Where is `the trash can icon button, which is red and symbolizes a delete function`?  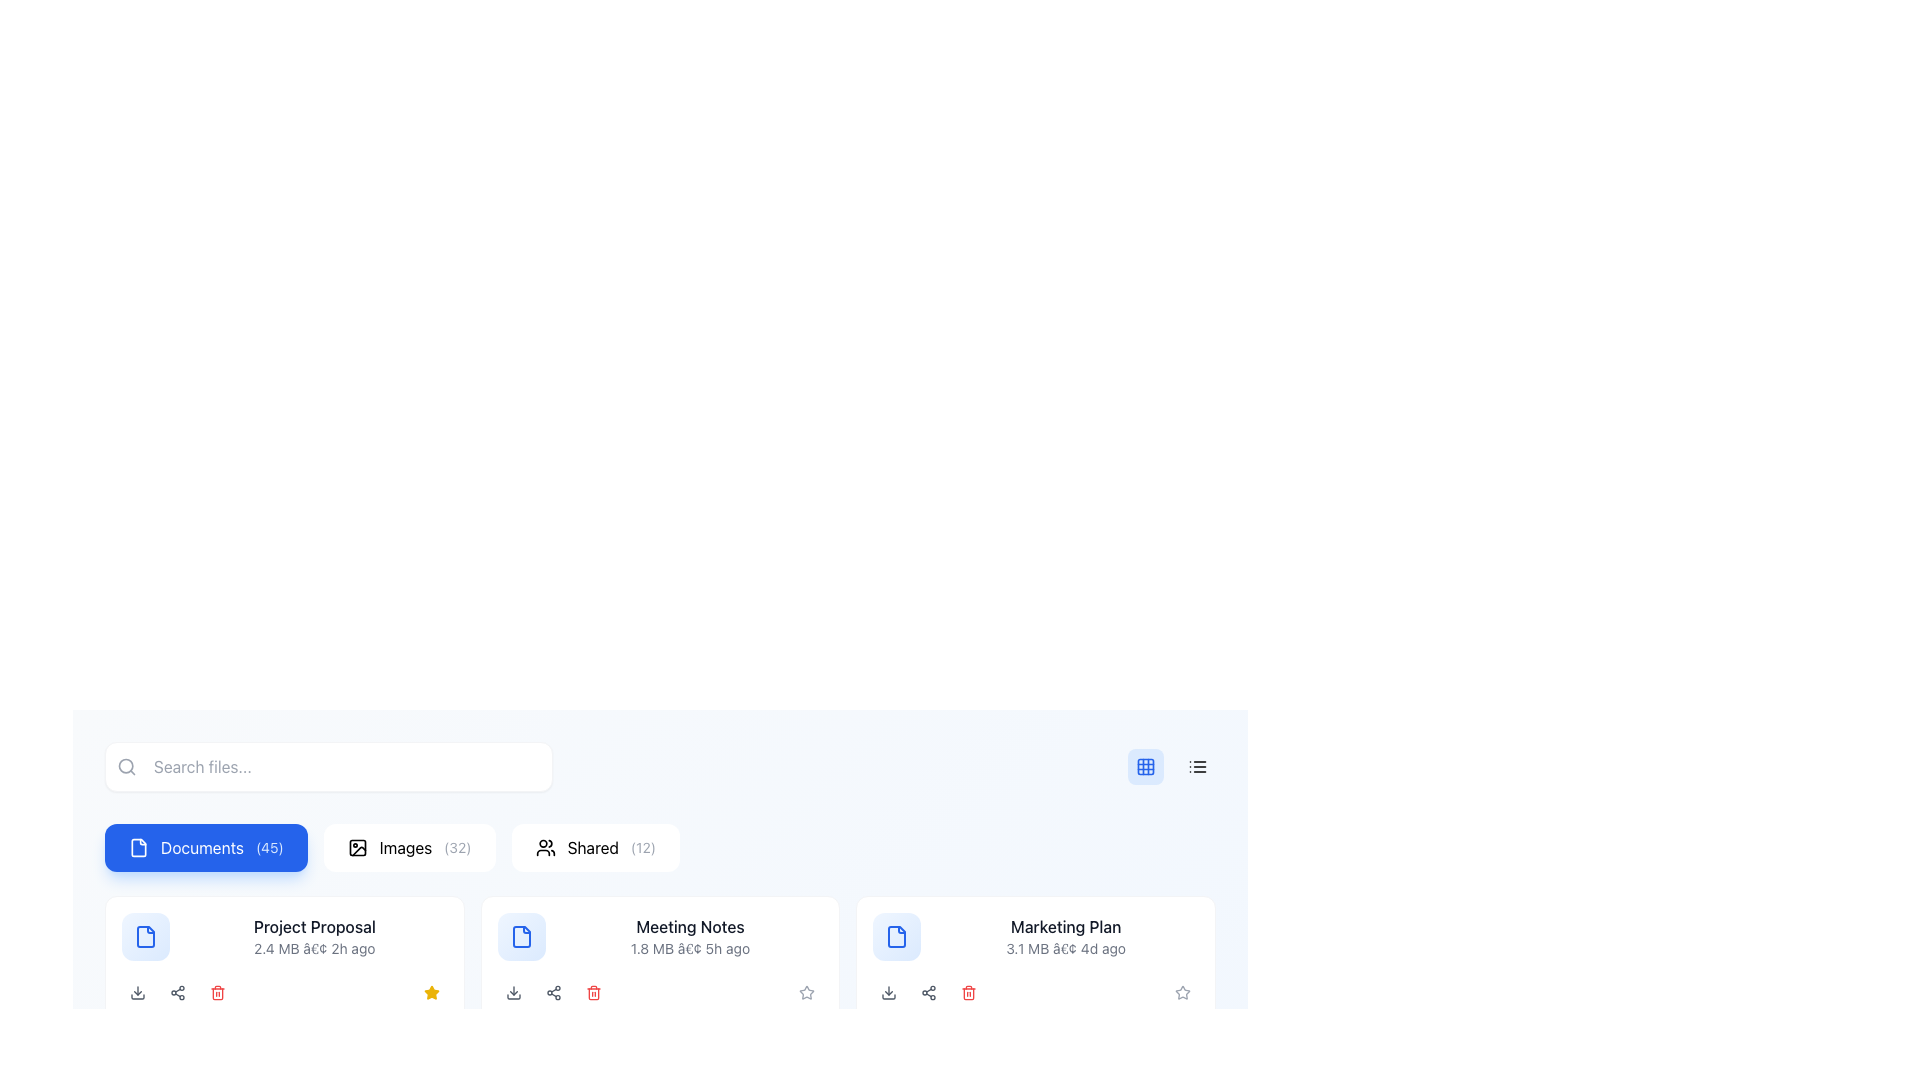 the trash can icon button, which is red and symbolizes a delete function is located at coordinates (217, 992).